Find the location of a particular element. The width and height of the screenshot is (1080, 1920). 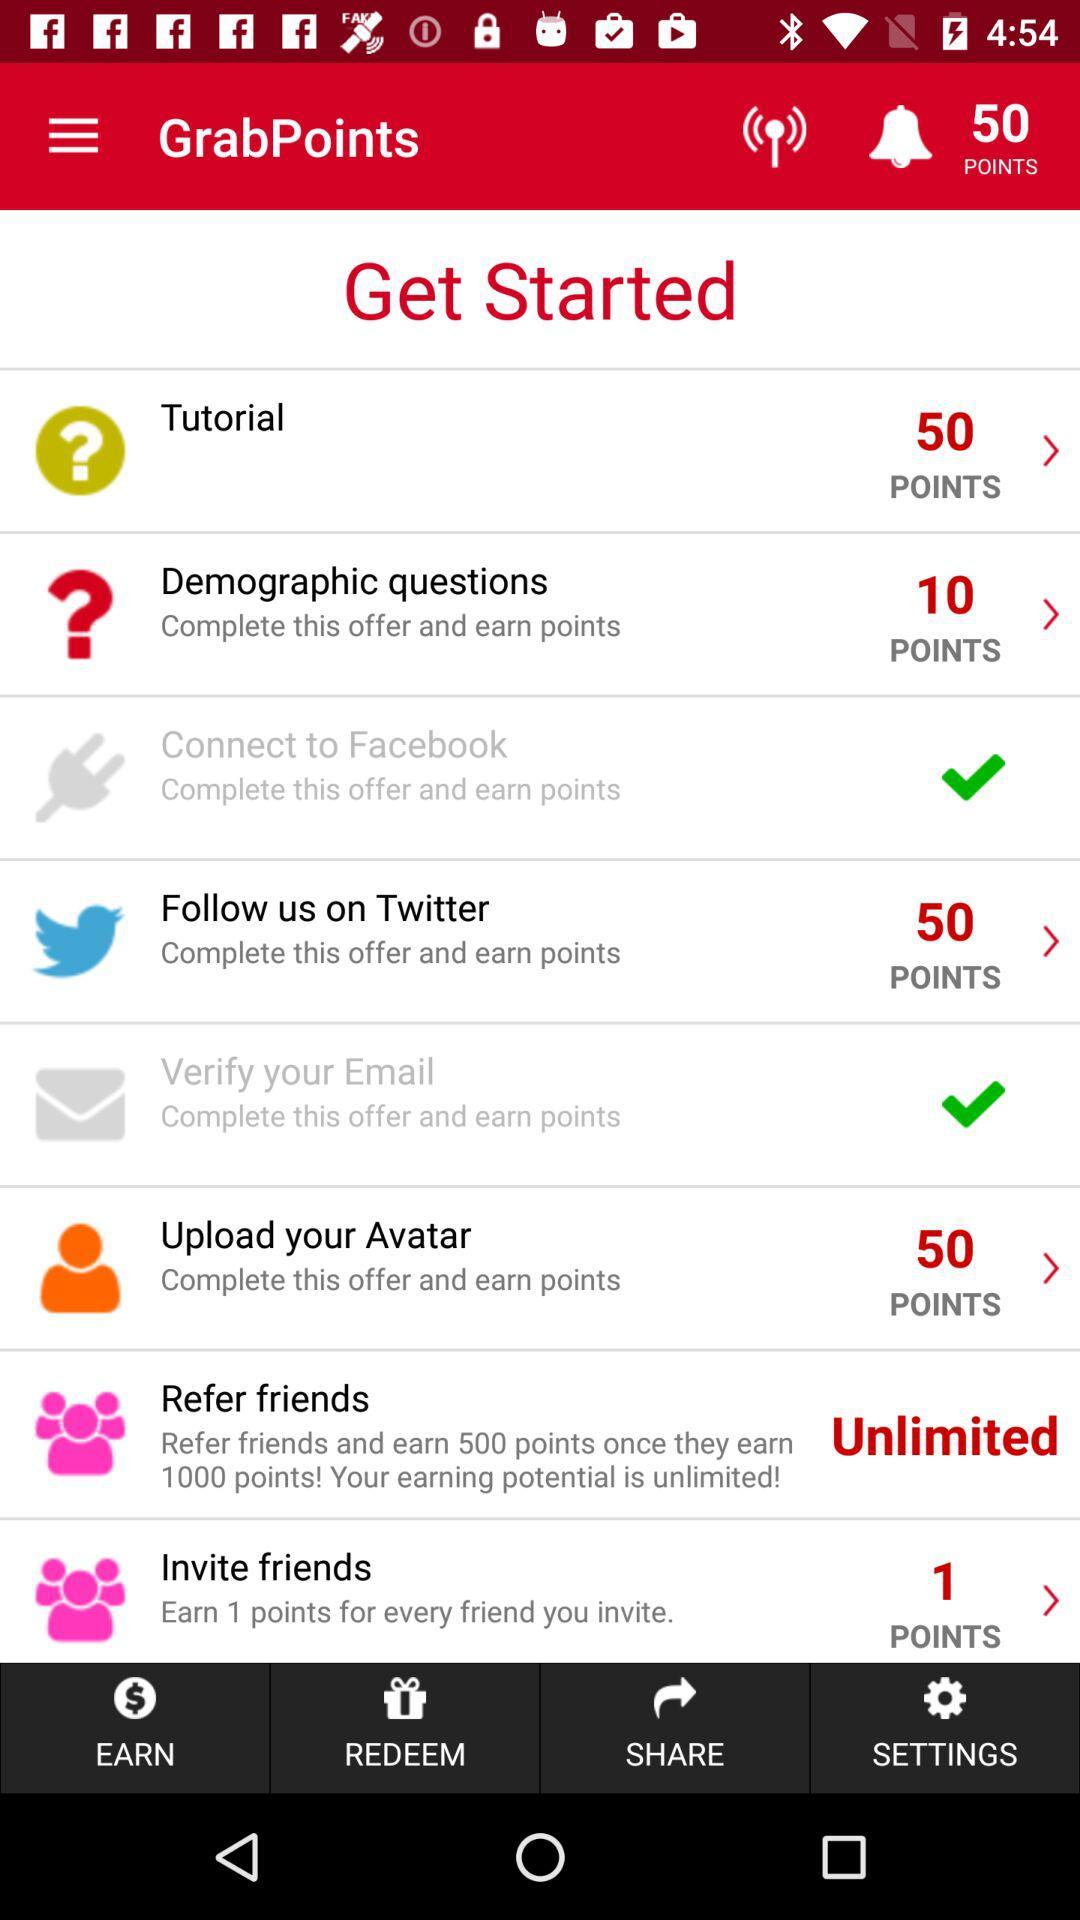

item below earn 1 points is located at coordinates (405, 1727).